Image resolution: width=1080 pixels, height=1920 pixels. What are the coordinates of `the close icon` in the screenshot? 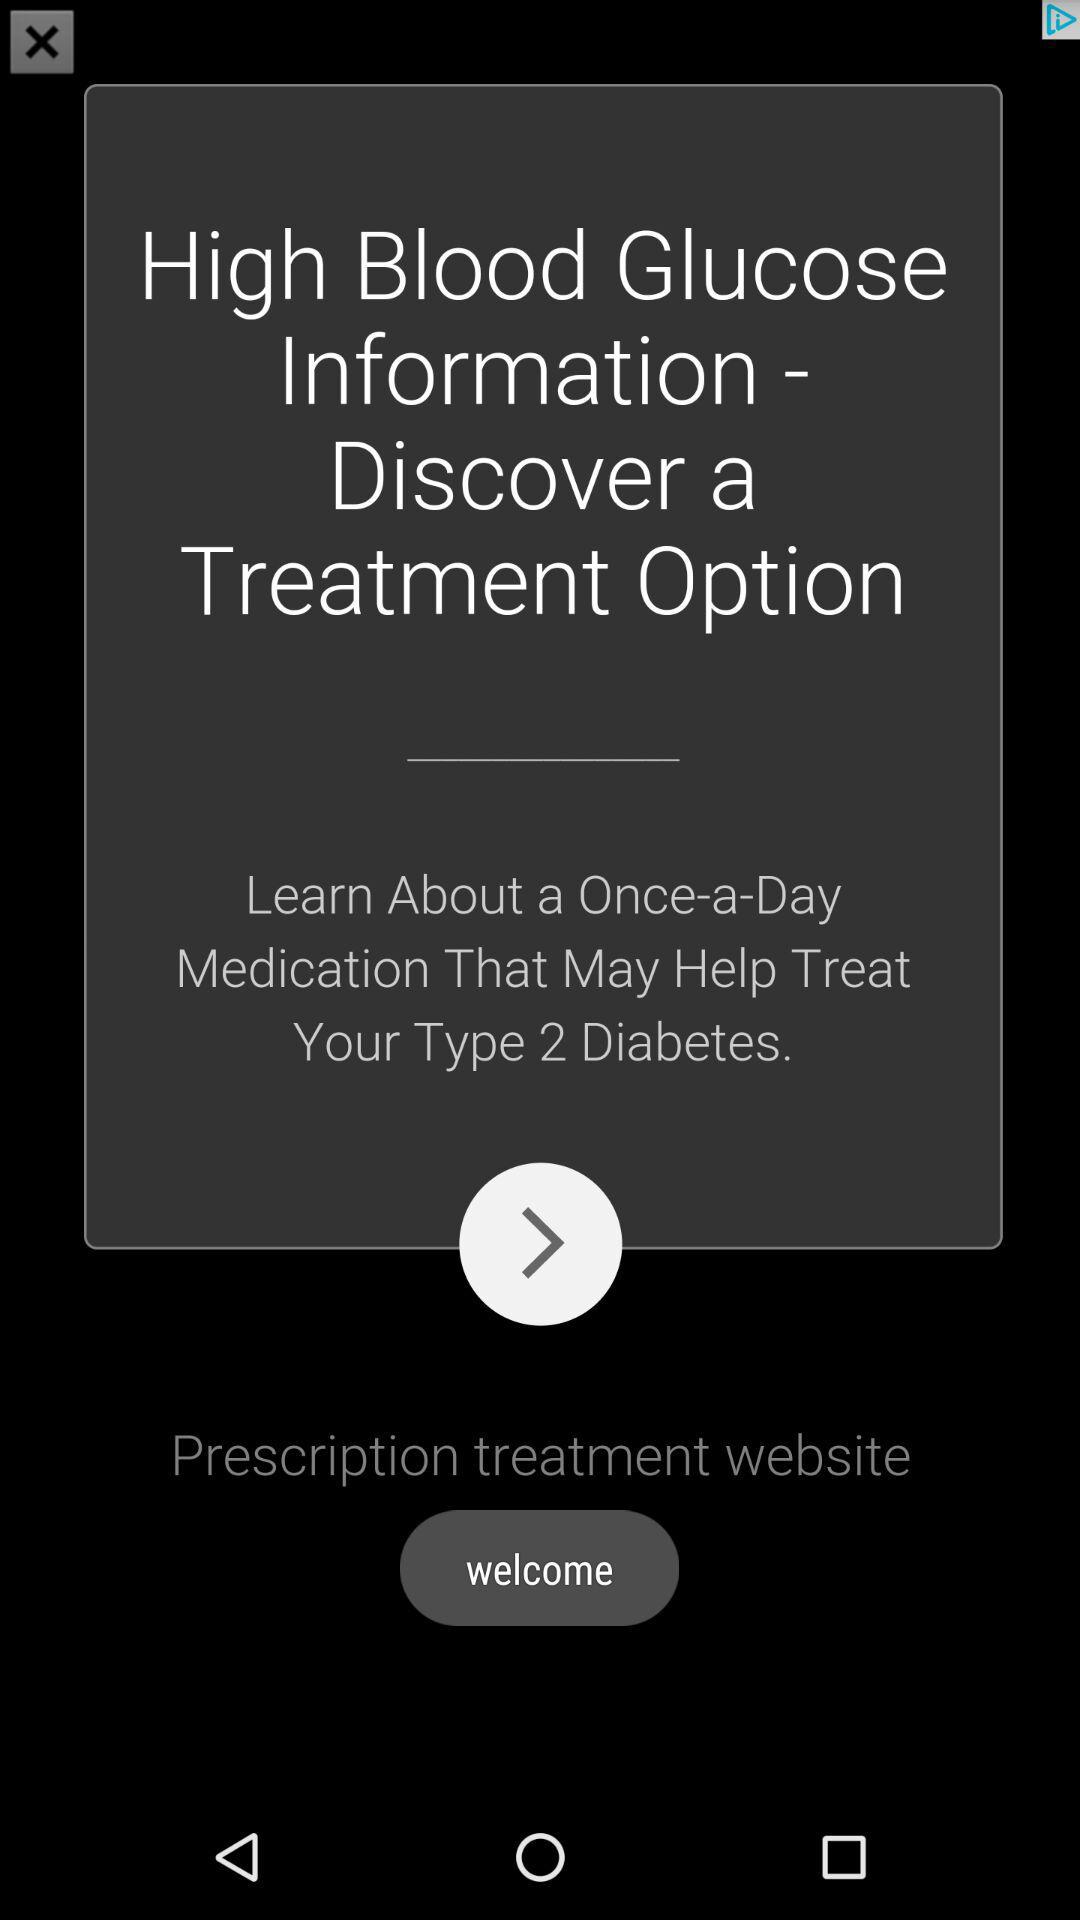 It's located at (42, 44).